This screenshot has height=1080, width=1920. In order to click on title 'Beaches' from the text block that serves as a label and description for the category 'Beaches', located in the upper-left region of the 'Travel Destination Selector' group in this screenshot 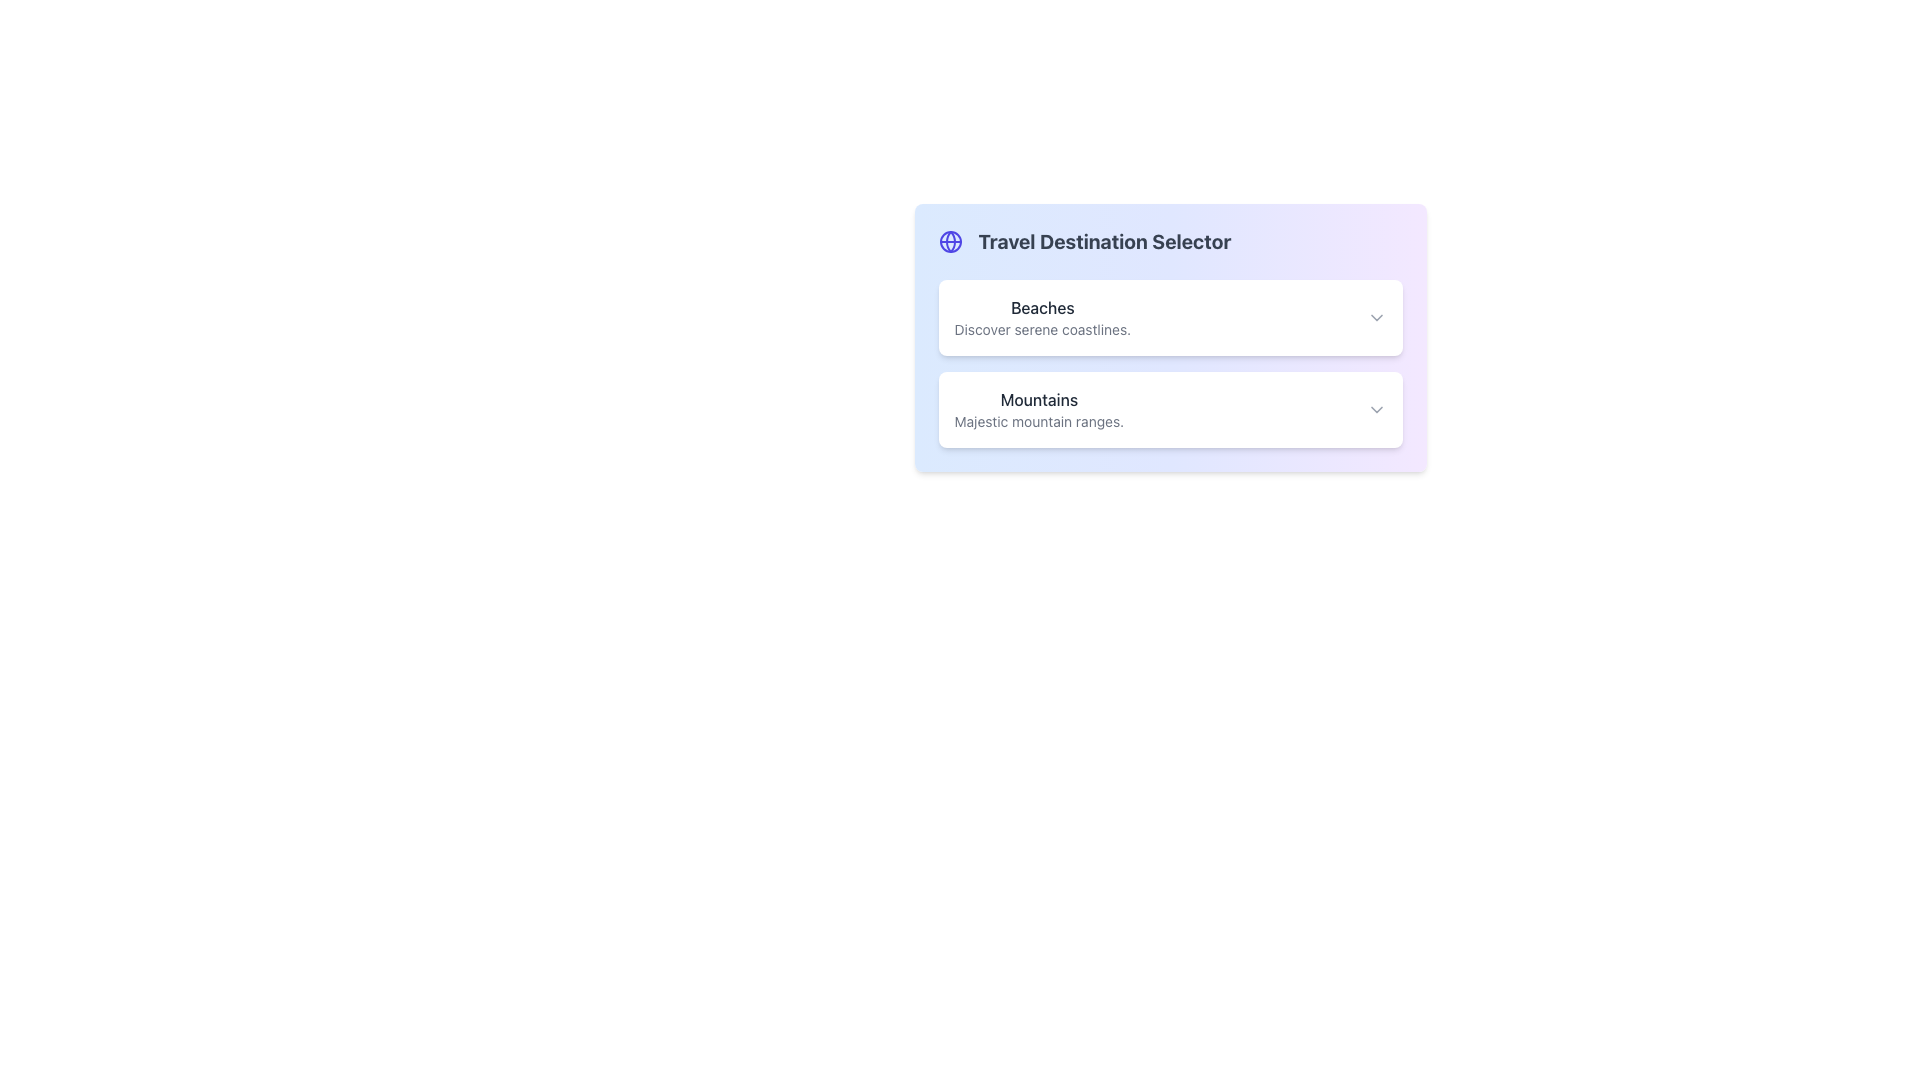, I will do `click(1041, 316)`.